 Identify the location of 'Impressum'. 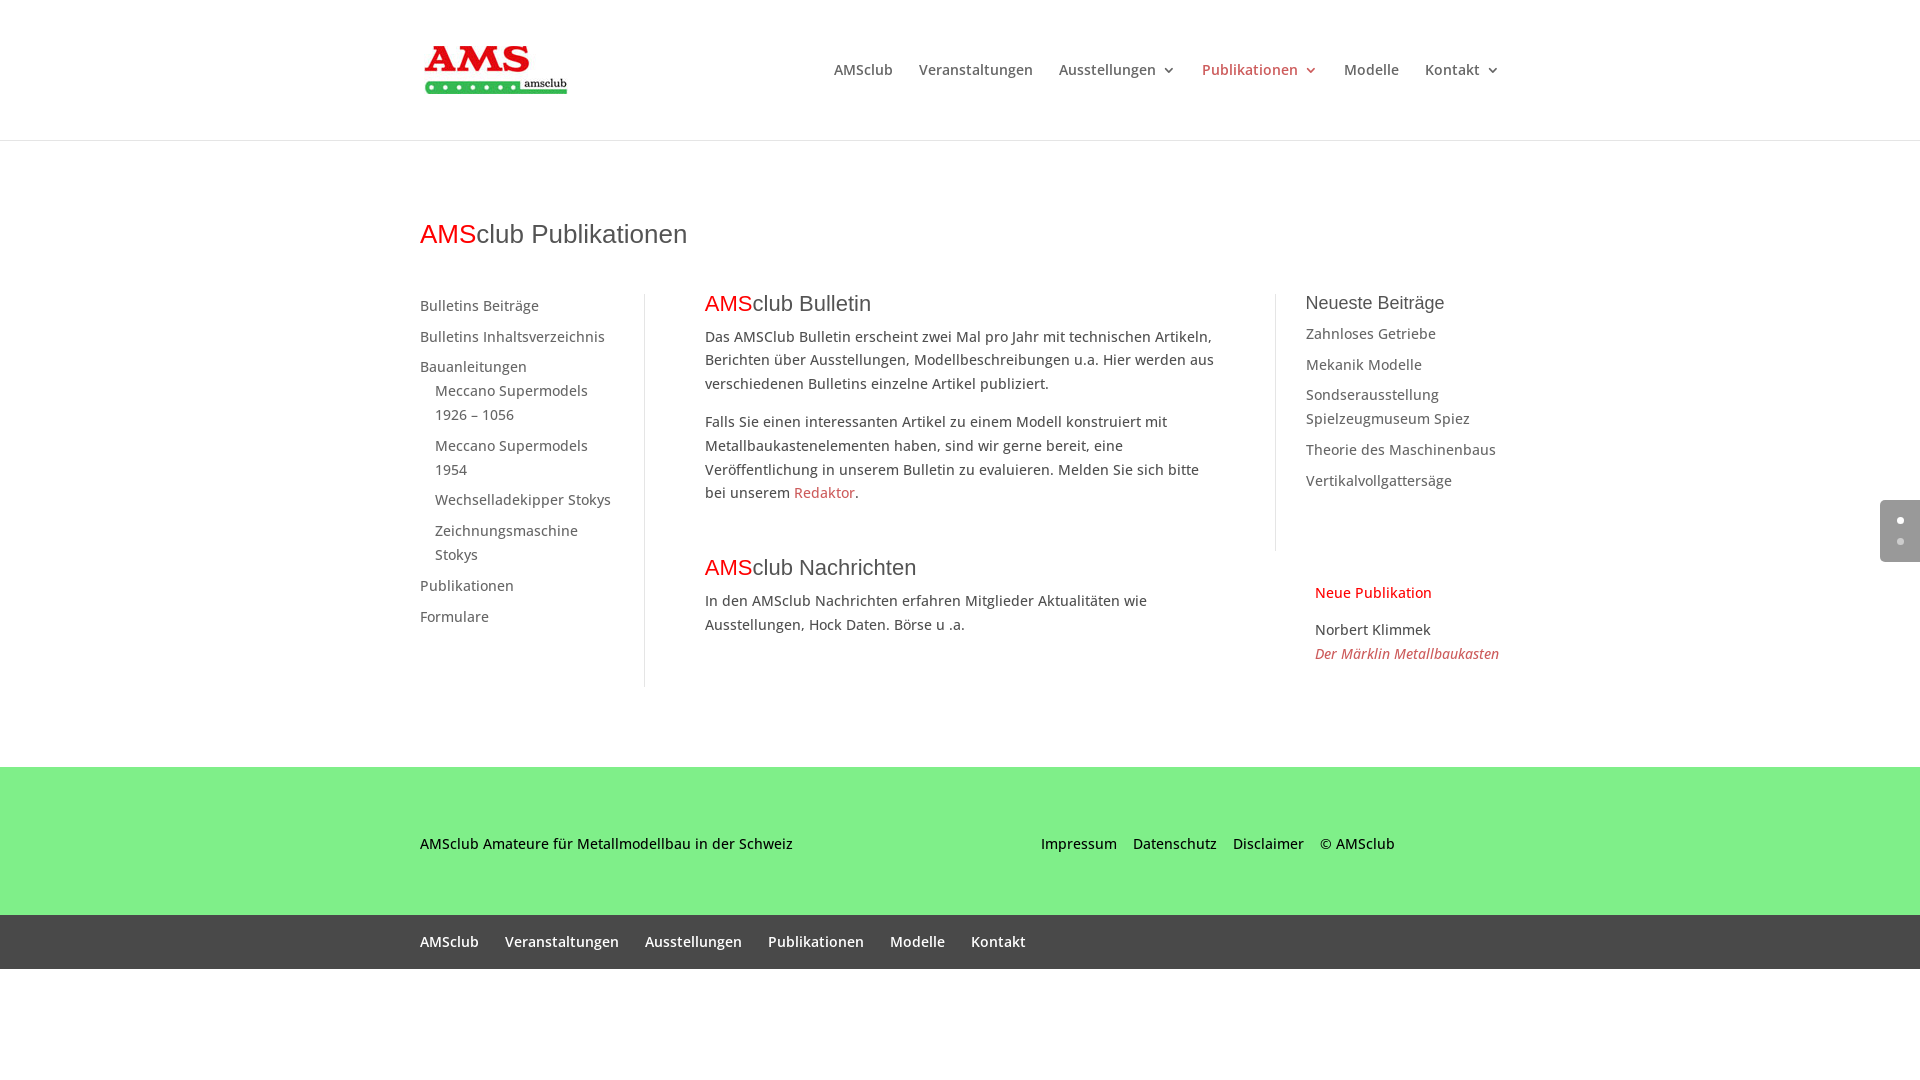
(1078, 843).